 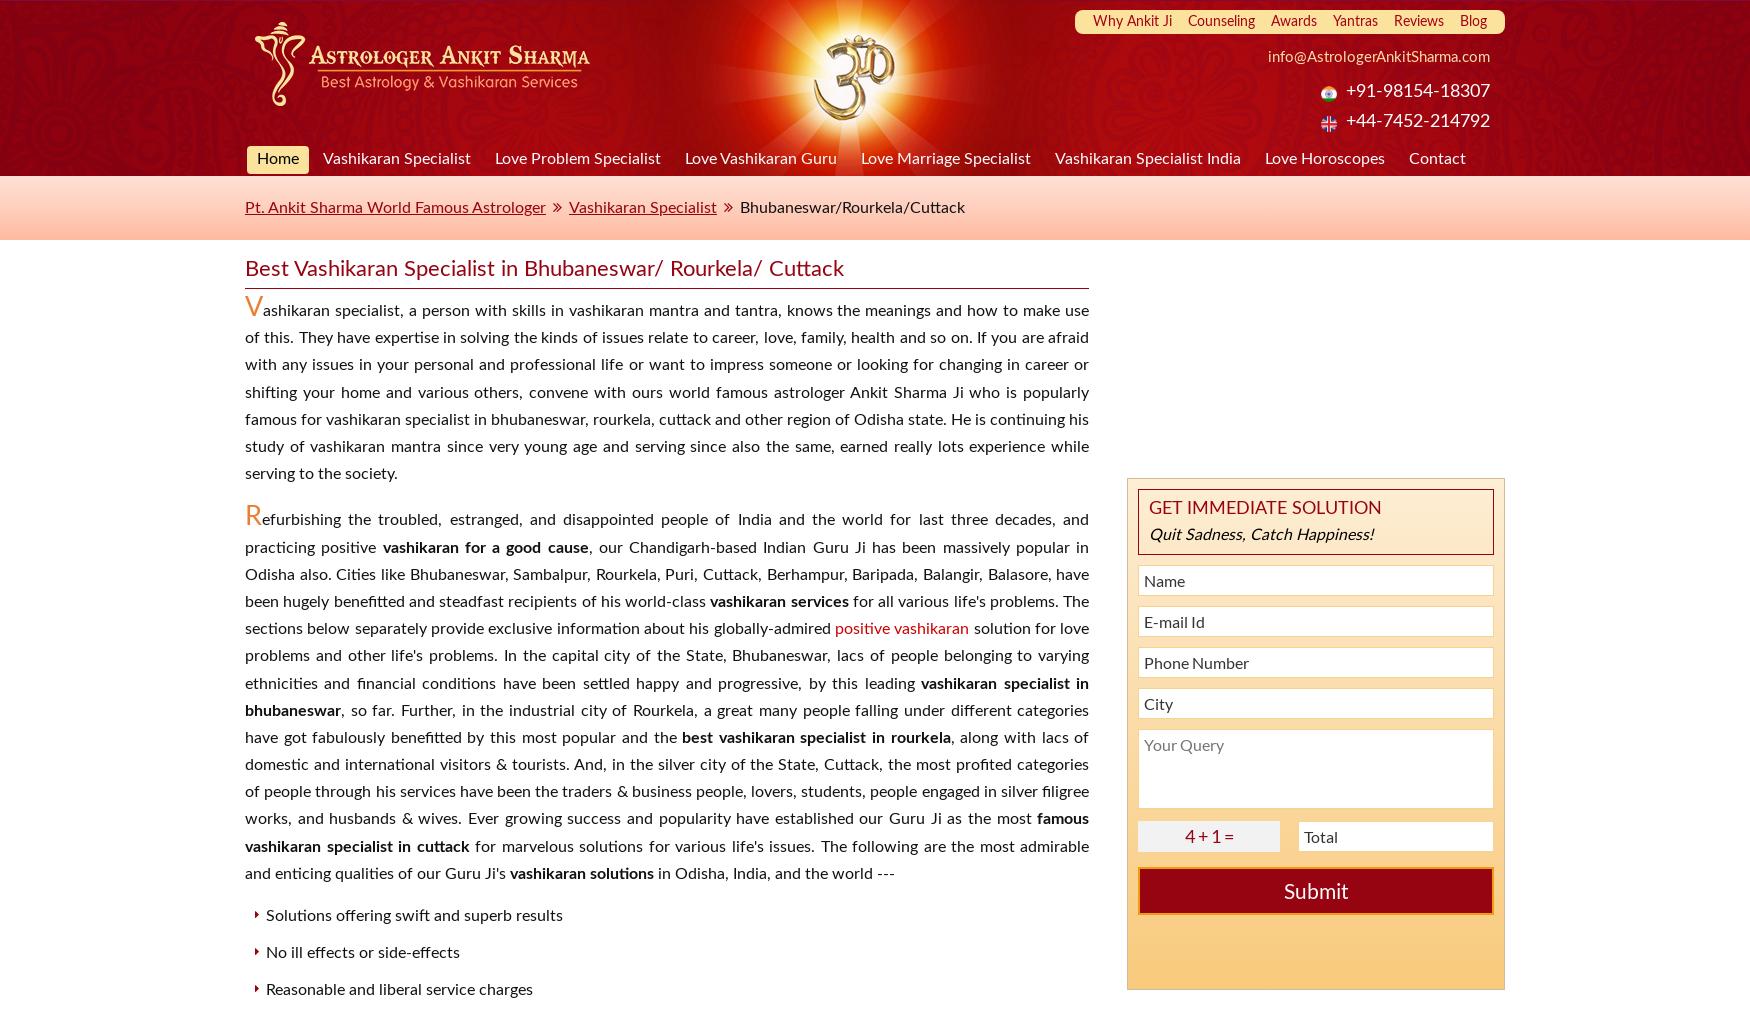 What do you see at coordinates (665, 614) in the screenshot?
I see `'for all various life's problems.  The sections below separately provide exclusive information about his globally-admired'` at bounding box center [665, 614].